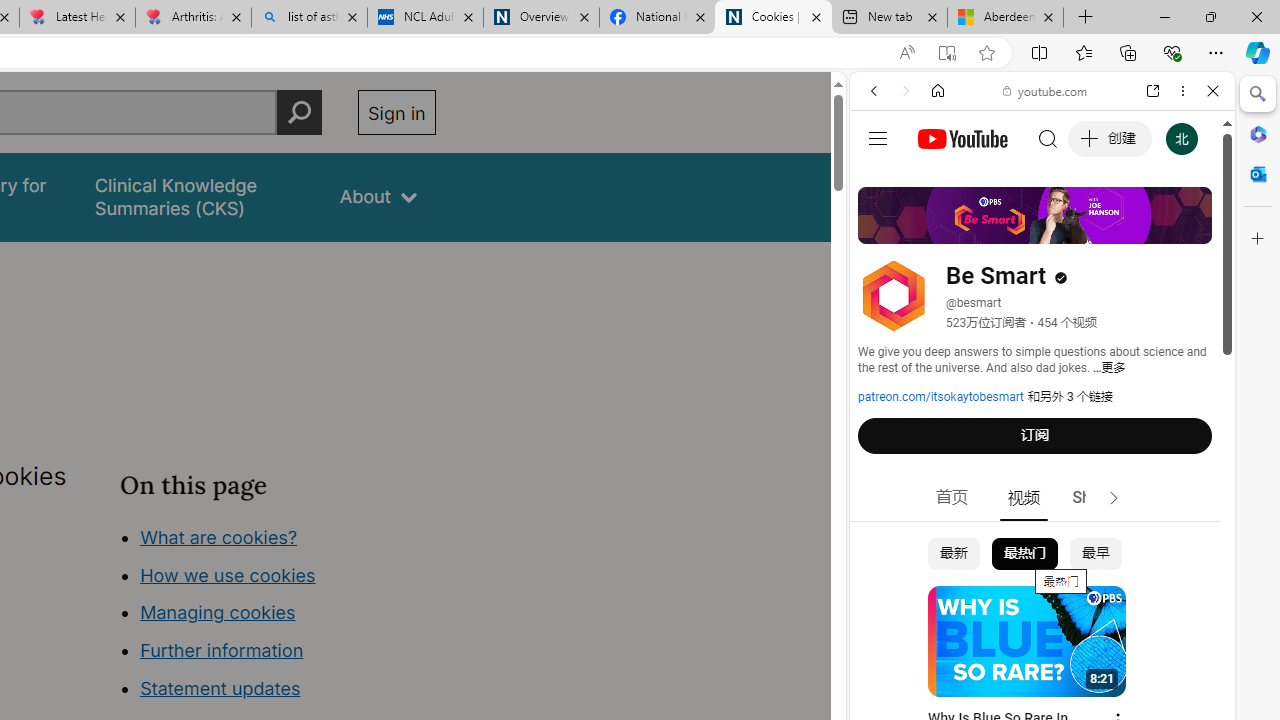 The image size is (1280, 720). Describe the element at coordinates (1006, 658) in the screenshot. I see `'Search videos from youtube.com'` at that location.